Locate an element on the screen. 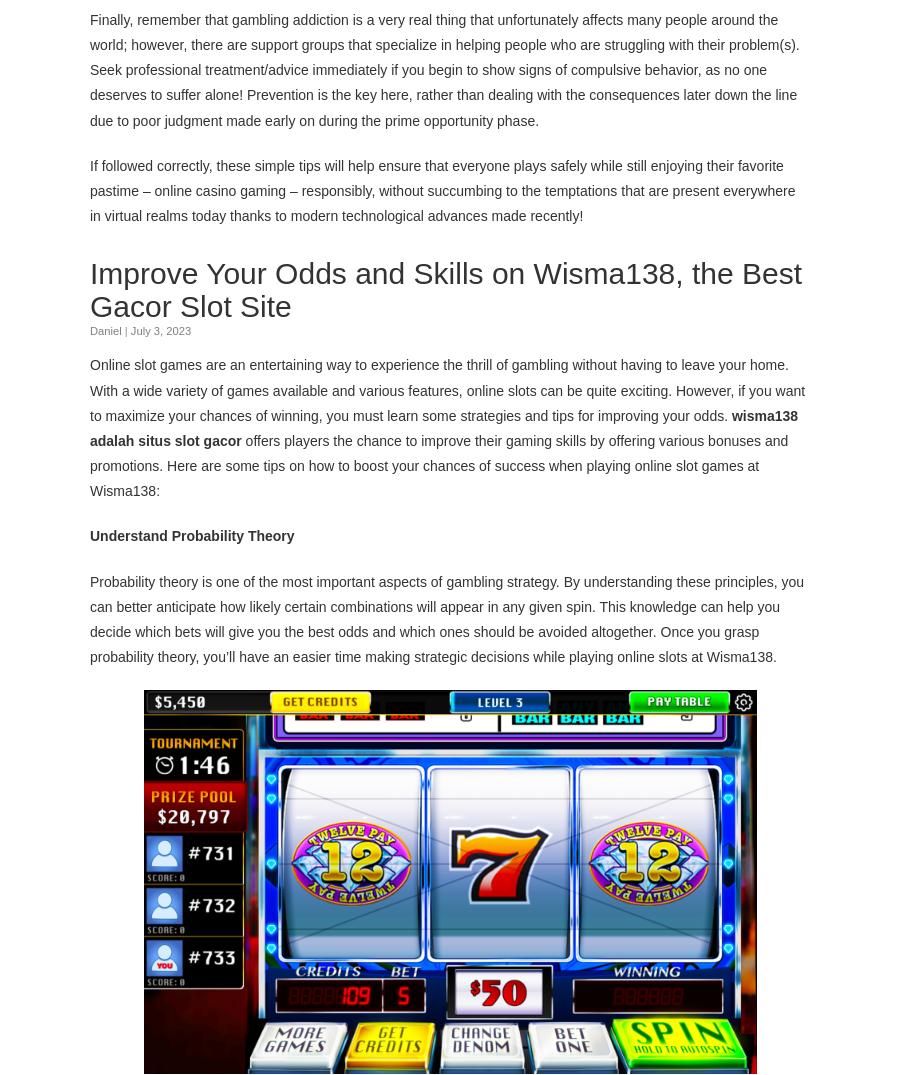 The height and width of the screenshot is (1075, 900). 'wisma138 adalah situs slot gacor' is located at coordinates (89, 425).